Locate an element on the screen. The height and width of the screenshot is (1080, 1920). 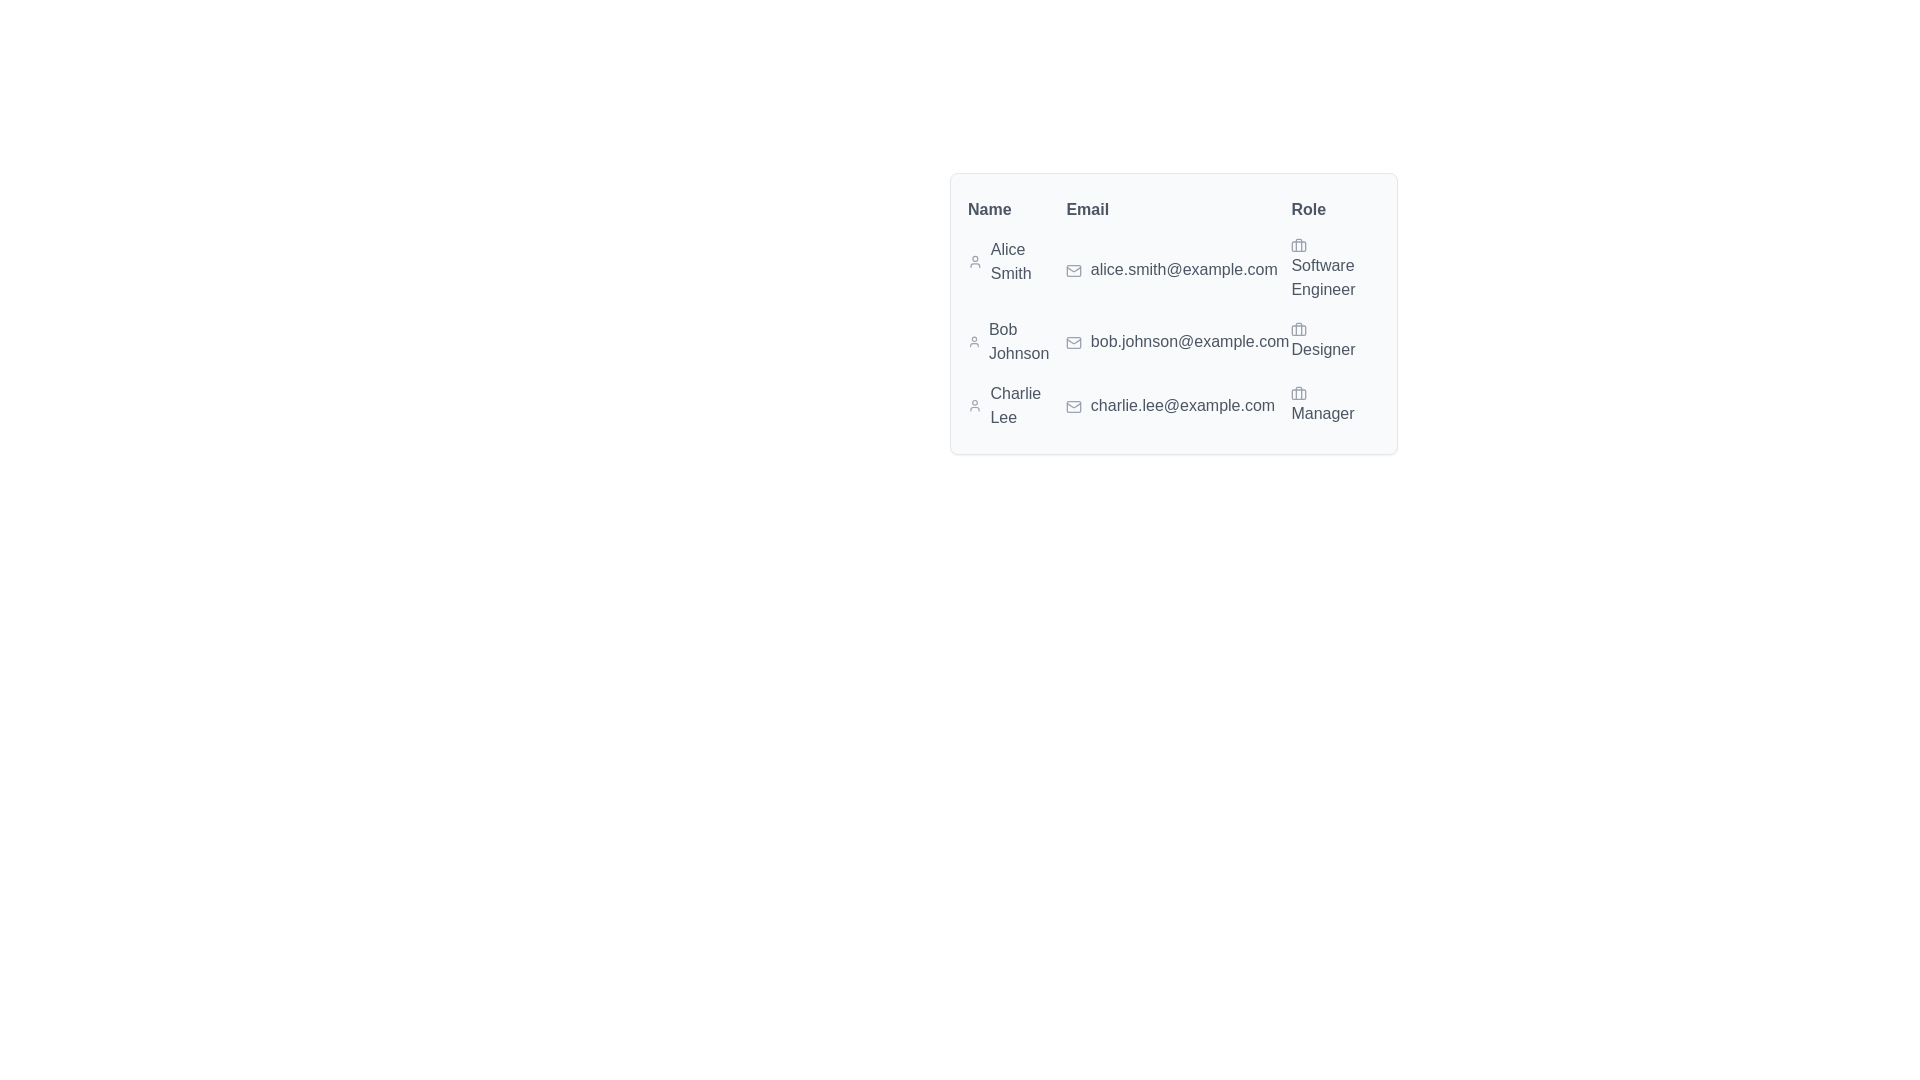
the compact gray briefcase icon located in the third row under the 'Role' column next to 'Charlie Lee' is located at coordinates (1299, 393).